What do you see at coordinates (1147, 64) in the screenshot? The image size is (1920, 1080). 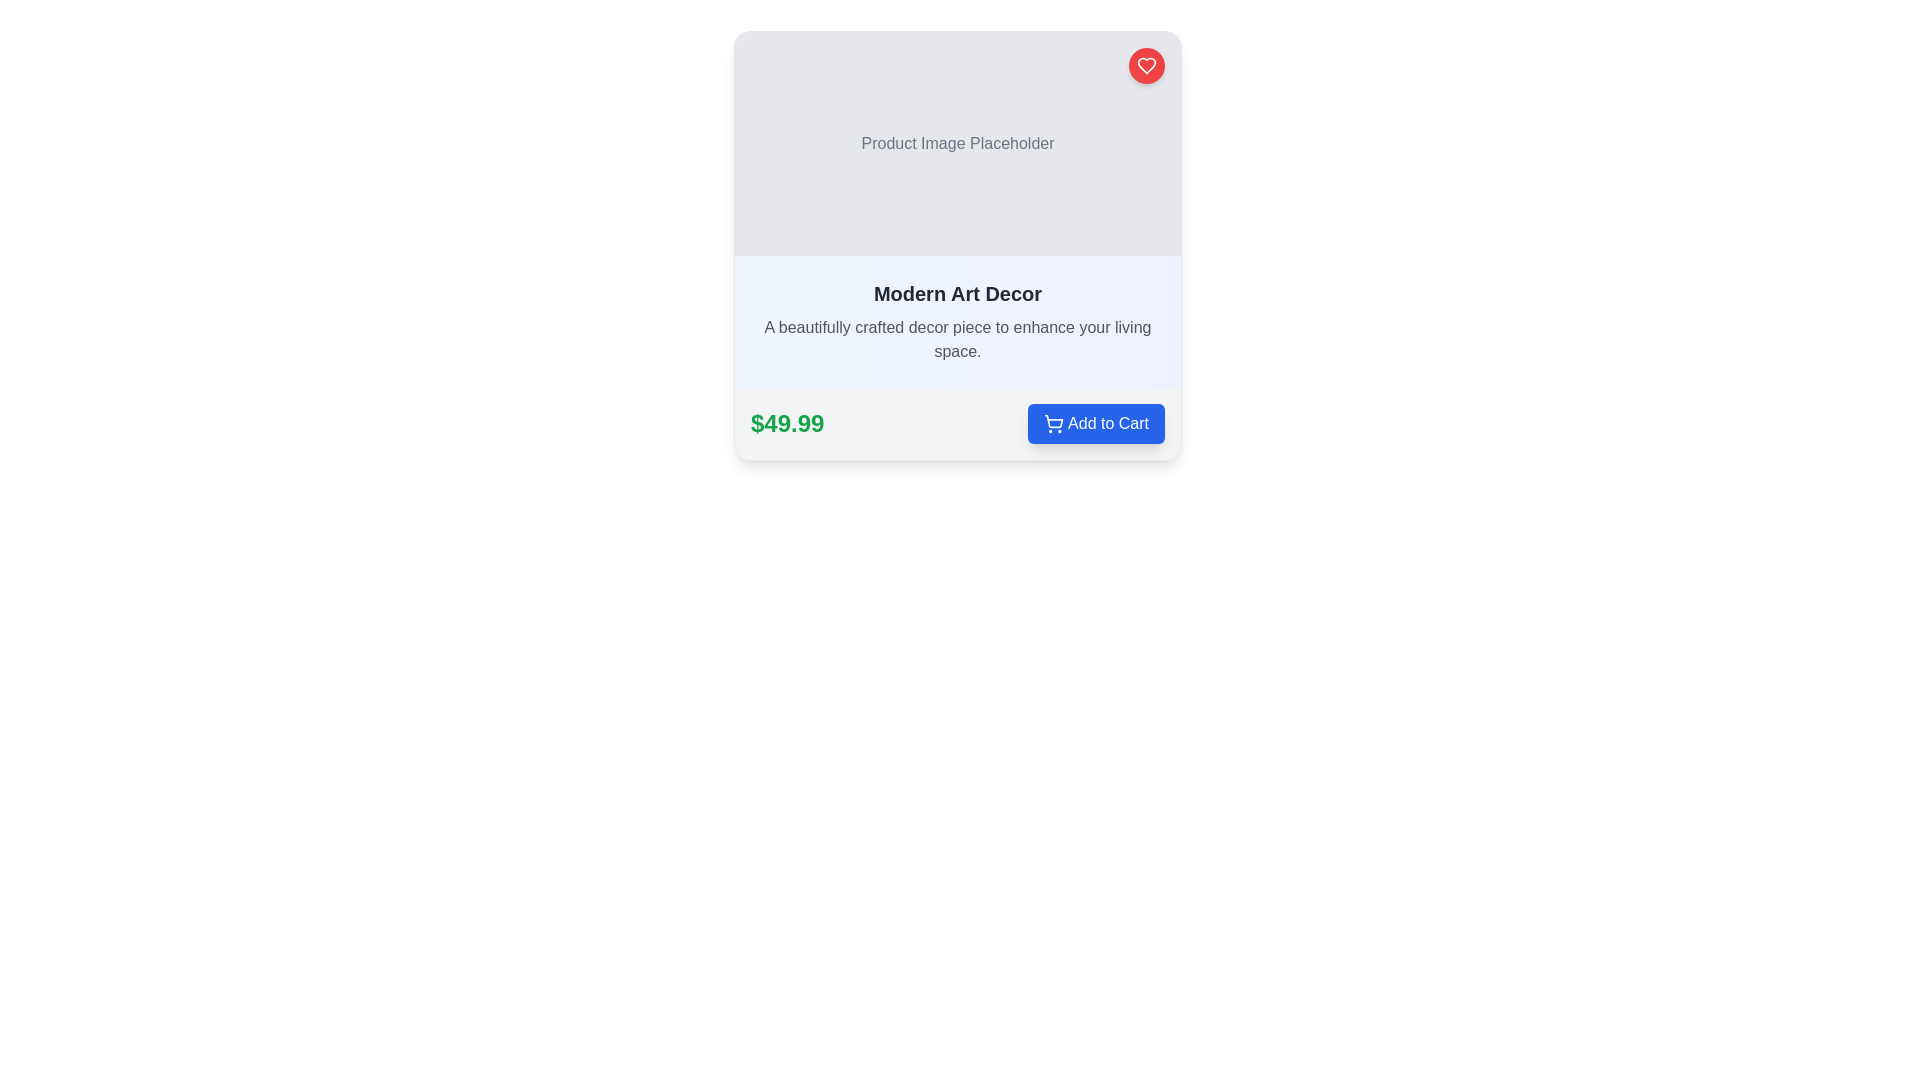 I see `the heart icon located at the top-right corner of the product card interface` at bounding box center [1147, 64].